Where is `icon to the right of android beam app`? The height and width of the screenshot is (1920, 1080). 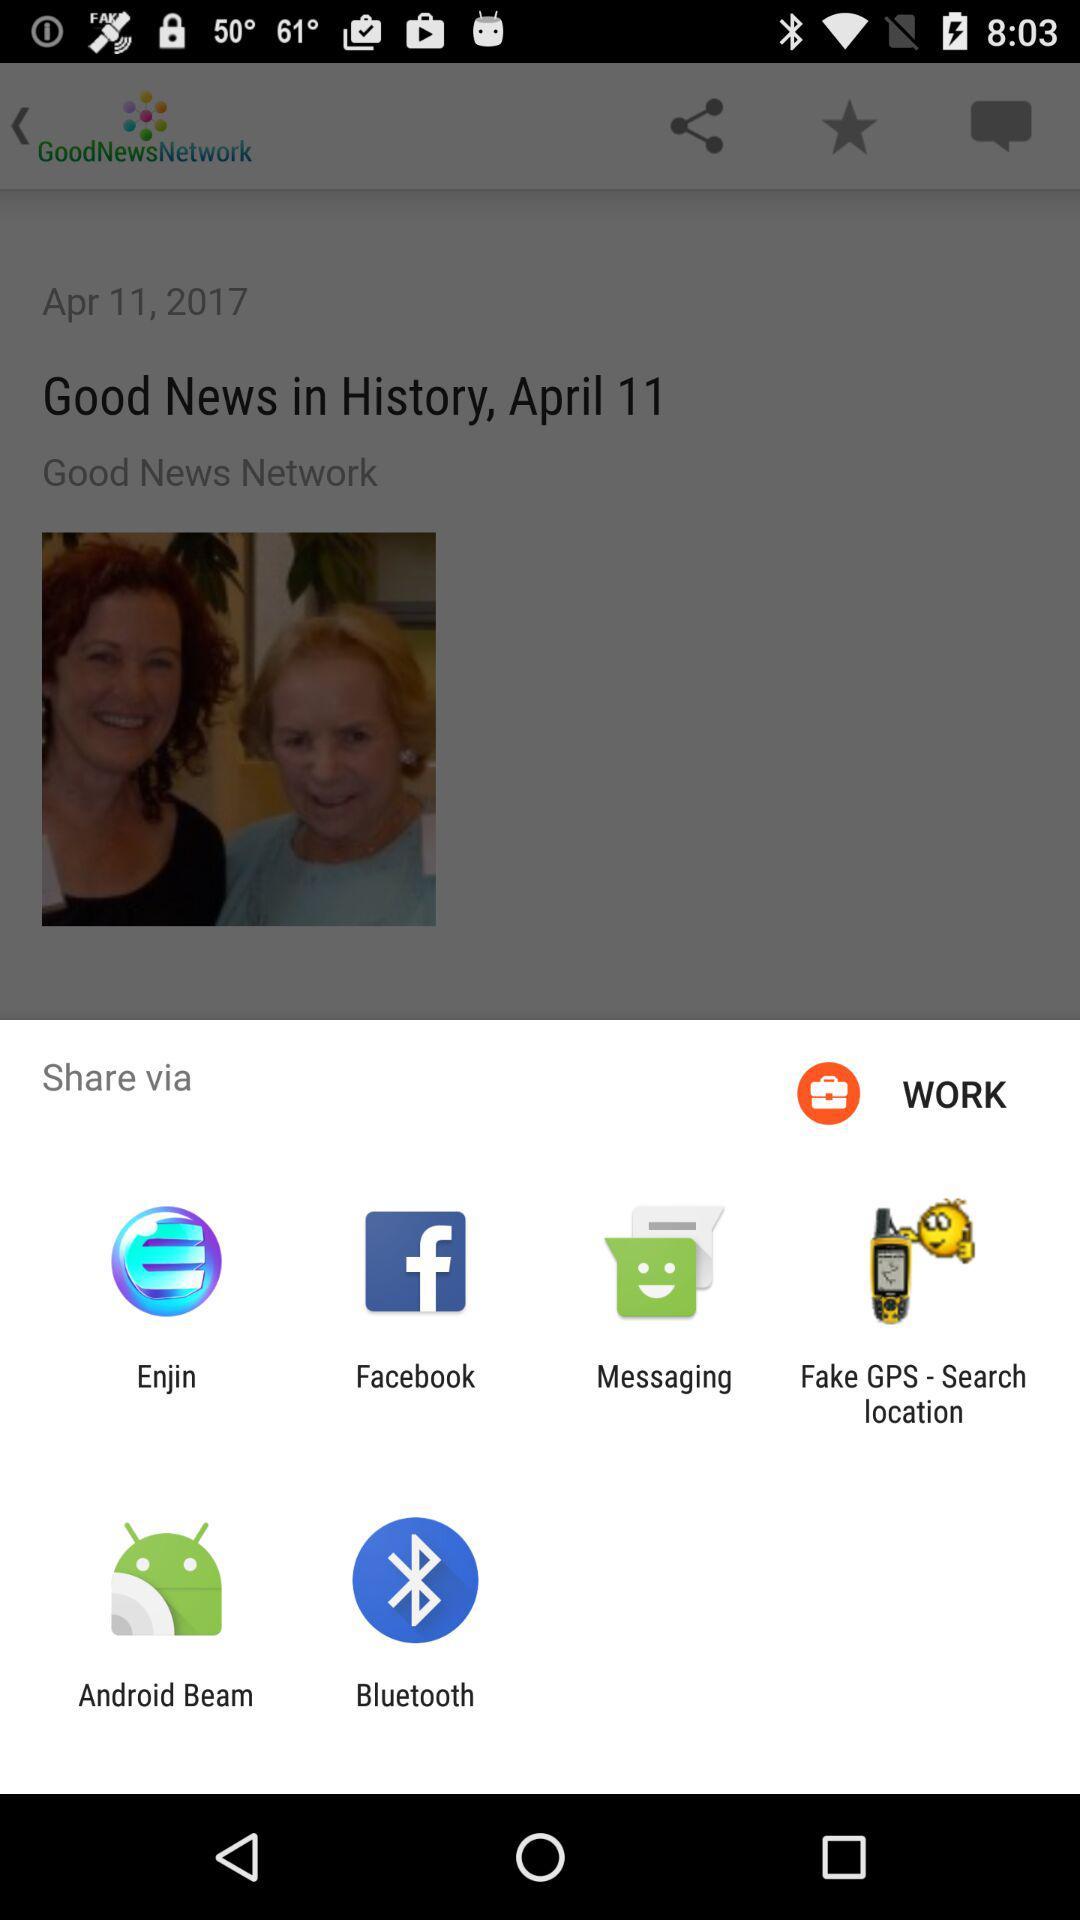 icon to the right of android beam app is located at coordinates (414, 1711).